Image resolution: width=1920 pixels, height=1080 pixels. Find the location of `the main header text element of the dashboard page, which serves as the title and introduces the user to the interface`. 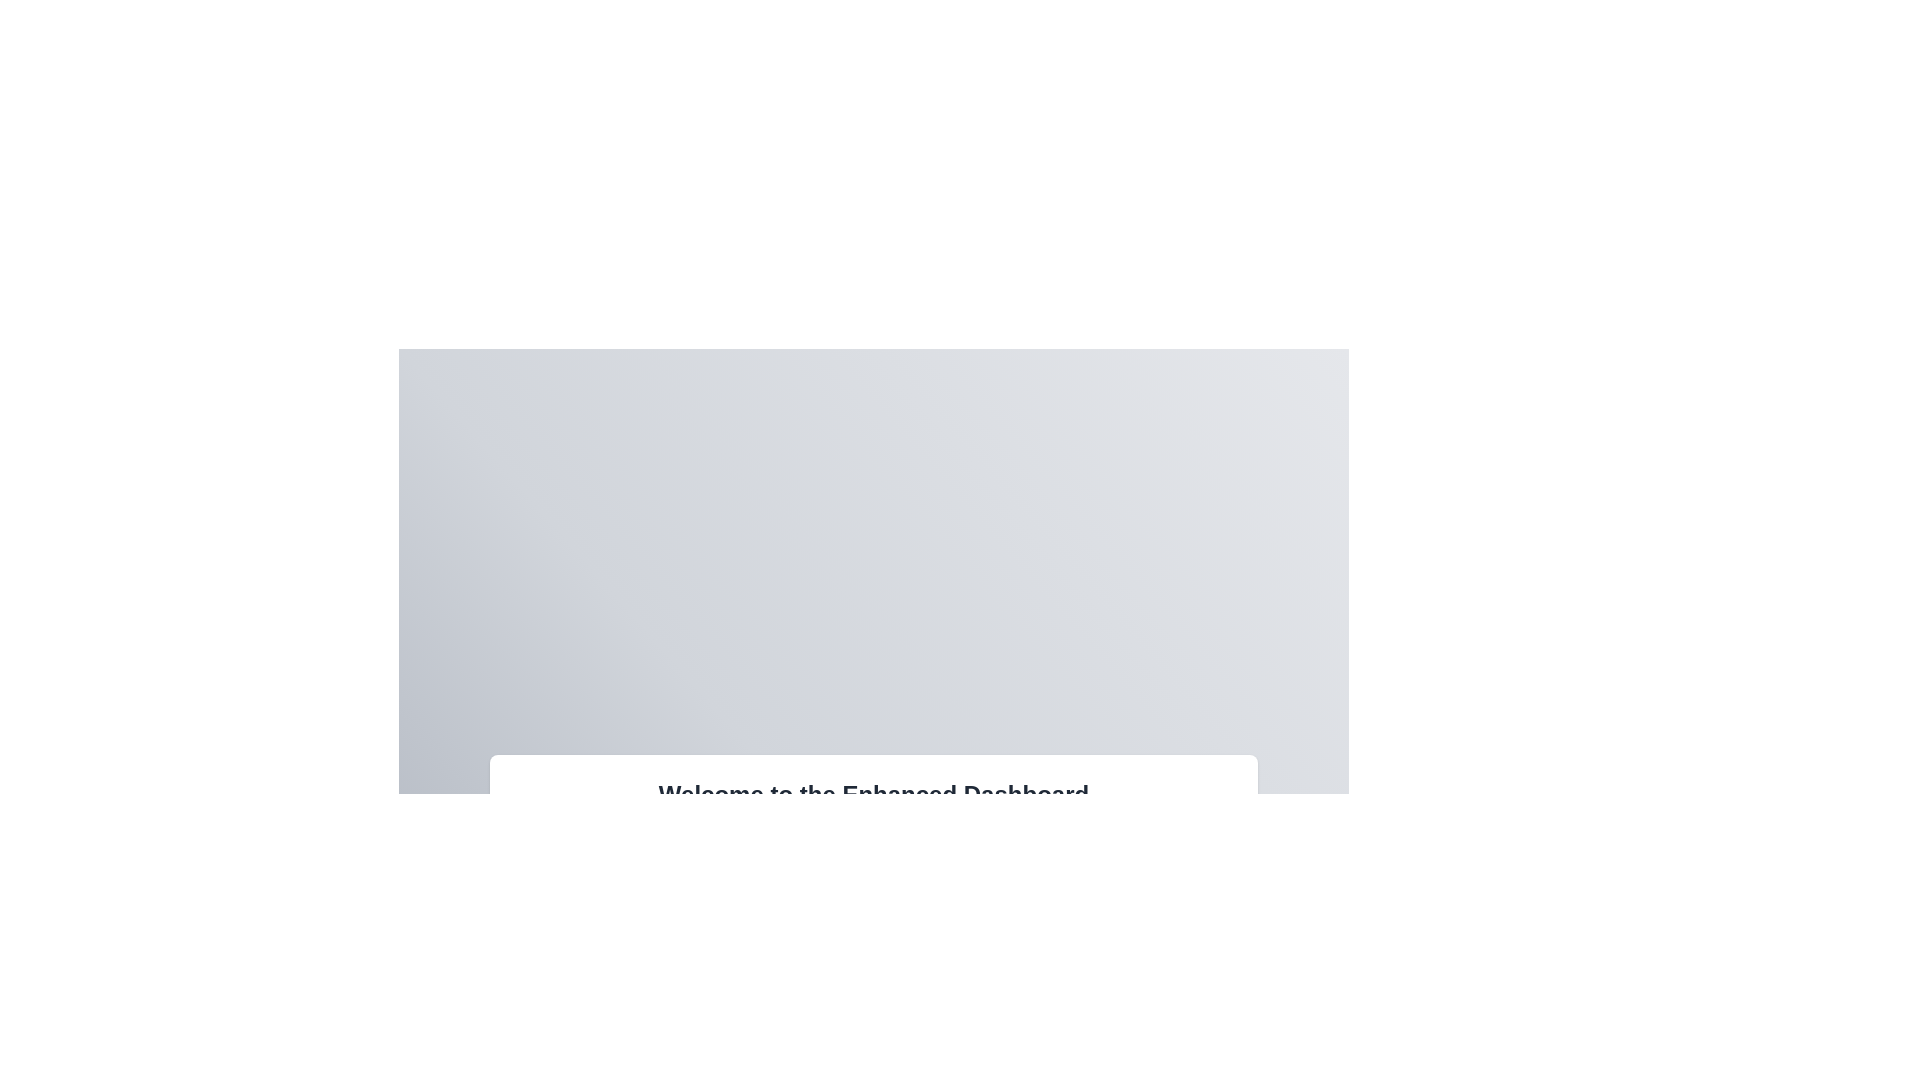

the main header text element of the dashboard page, which serves as the title and introduces the user to the interface is located at coordinates (873, 793).